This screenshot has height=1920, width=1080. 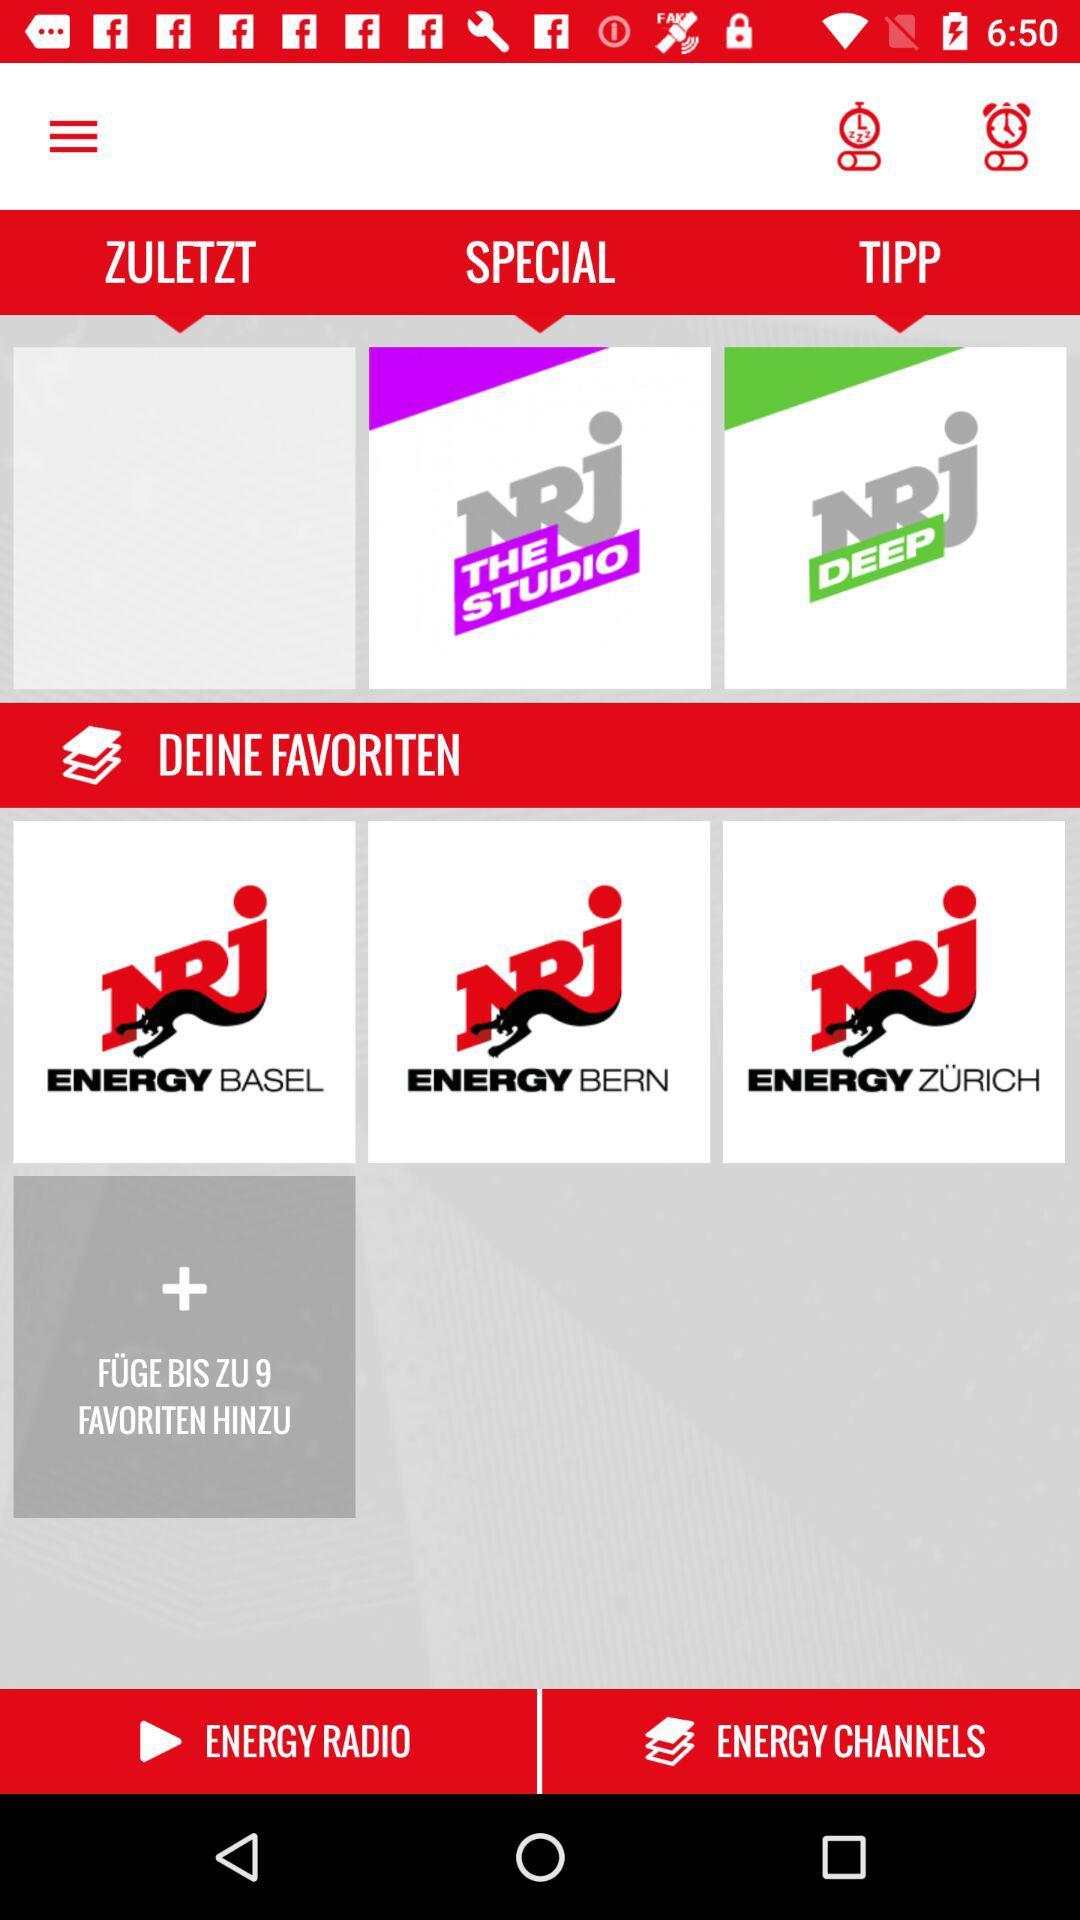 I want to click on the item to the left of the special, so click(x=72, y=135).